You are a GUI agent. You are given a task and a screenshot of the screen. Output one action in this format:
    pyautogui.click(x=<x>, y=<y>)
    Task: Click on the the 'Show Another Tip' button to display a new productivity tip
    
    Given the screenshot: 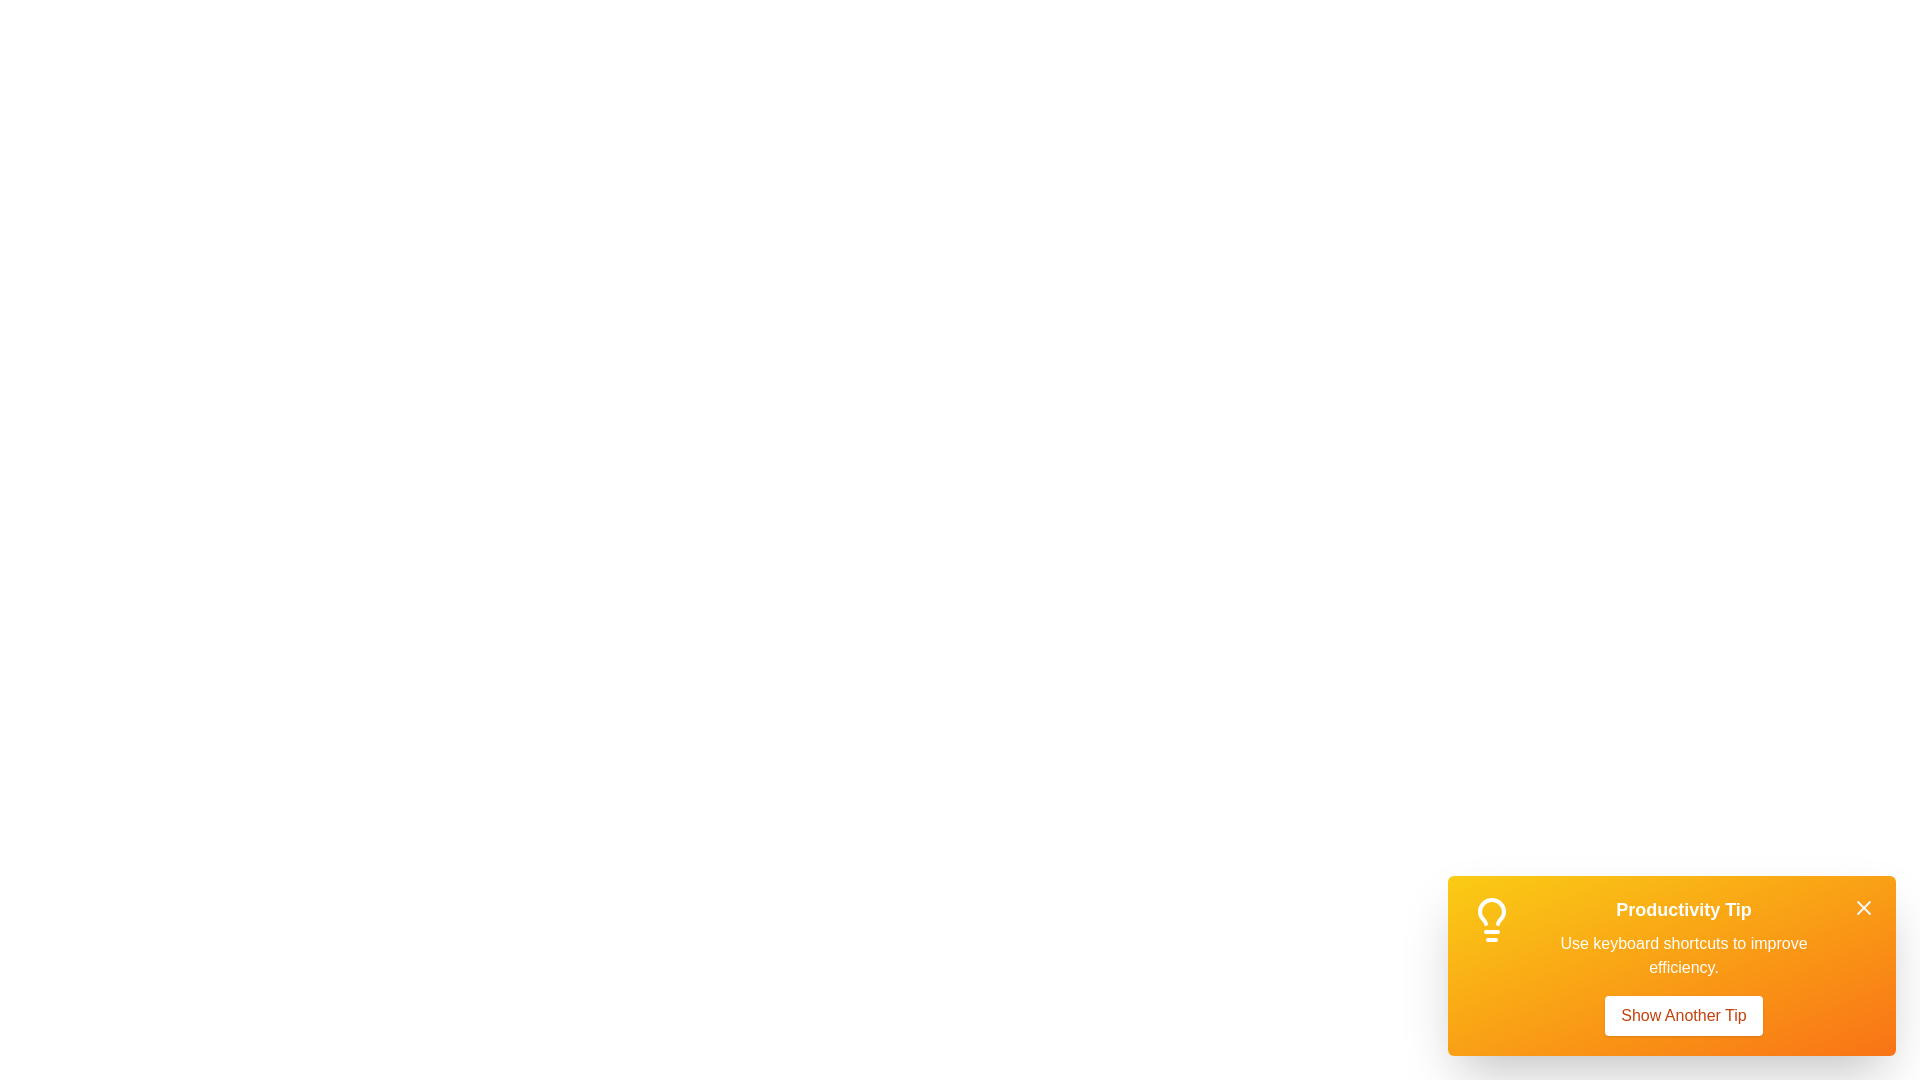 What is the action you would take?
    pyautogui.click(x=1682, y=1015)
    